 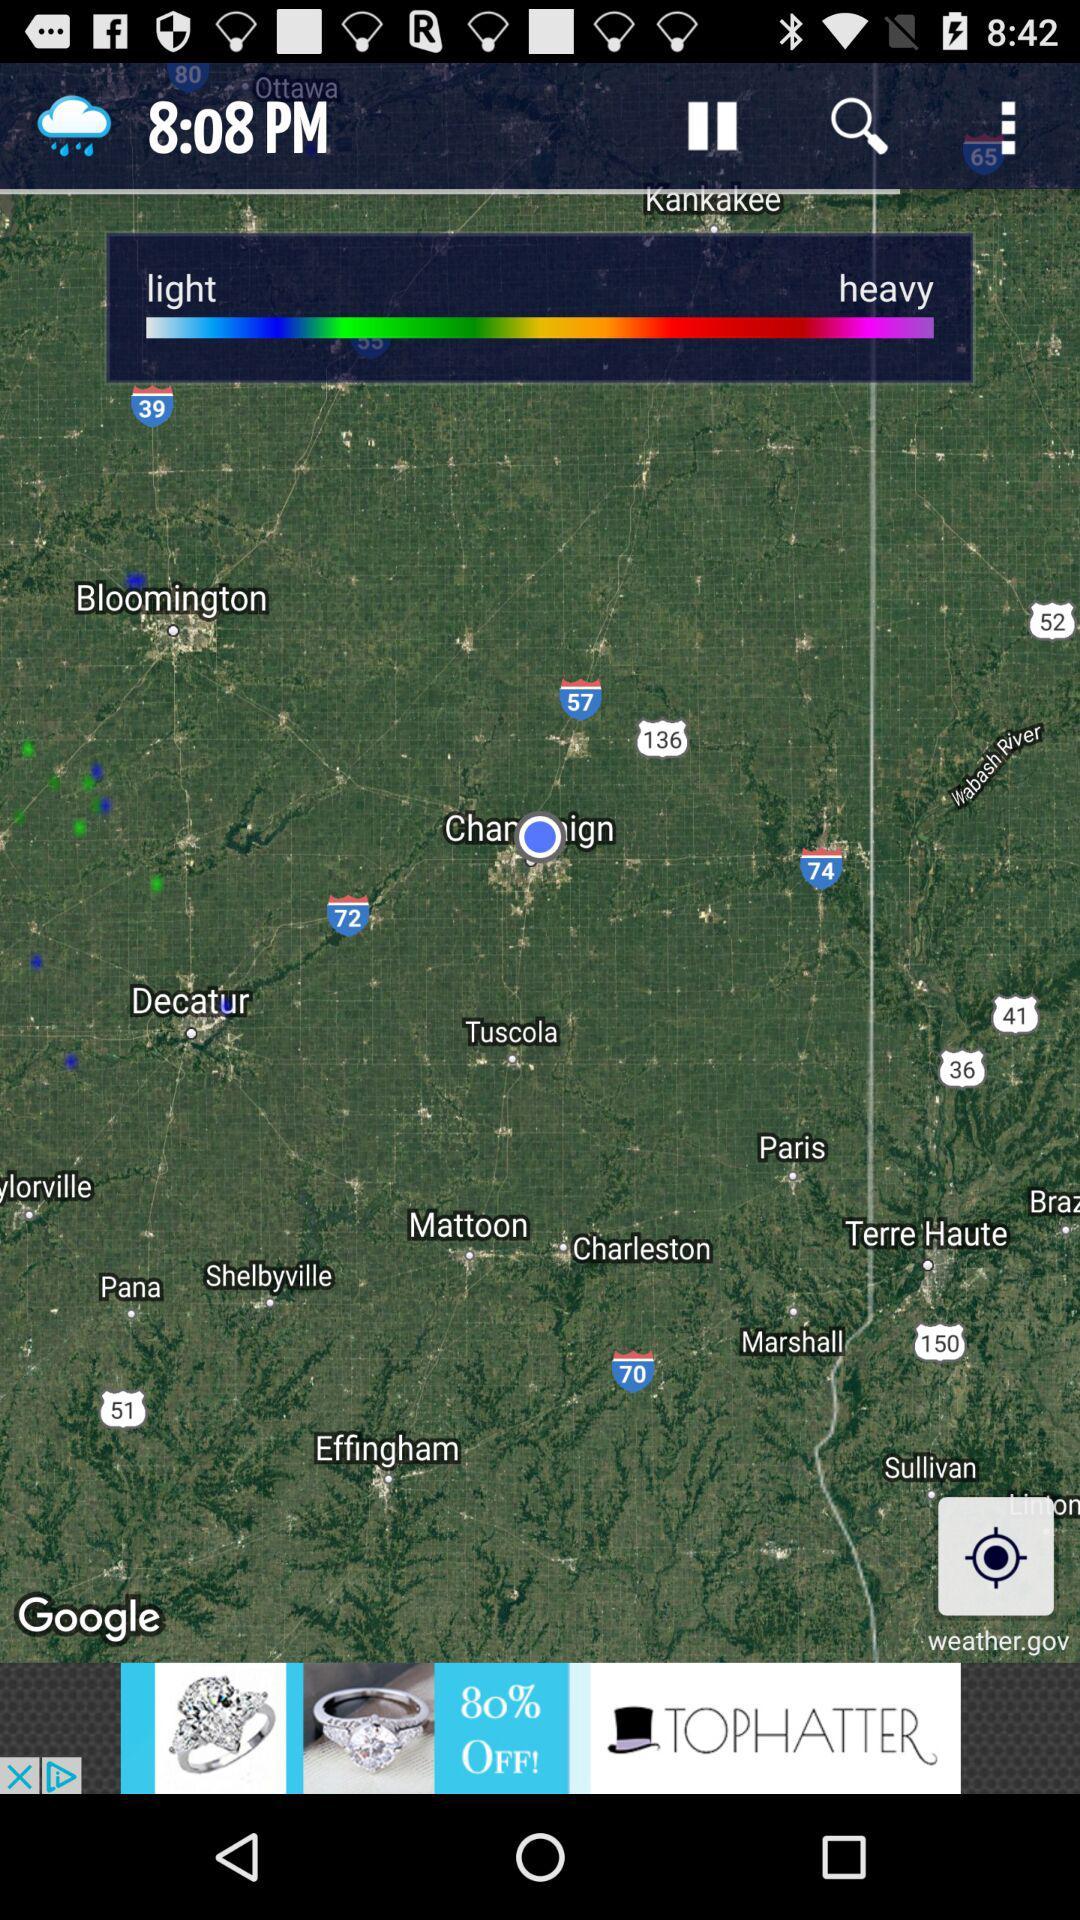 I want to click on click advertisement, so click(x=540, y=1727).